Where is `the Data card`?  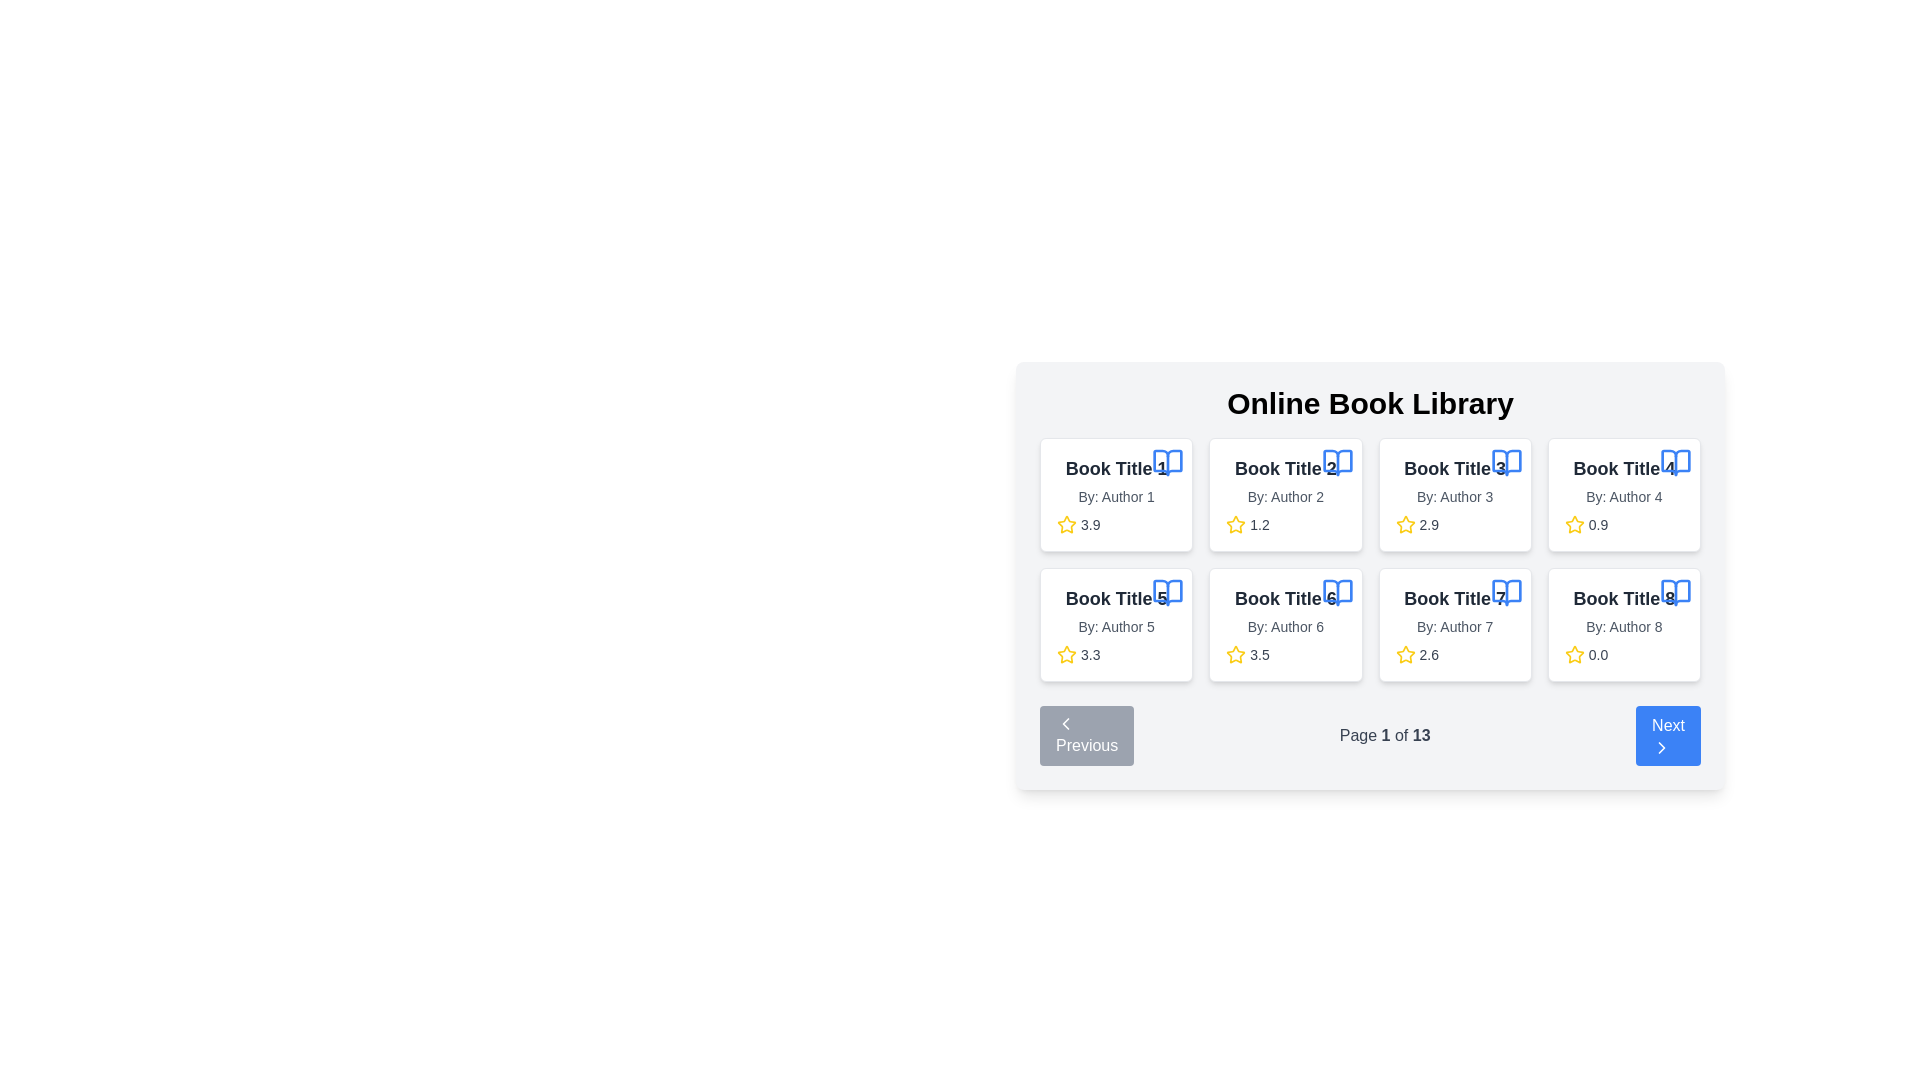
the Data card is located at coordinates (1369, 575).